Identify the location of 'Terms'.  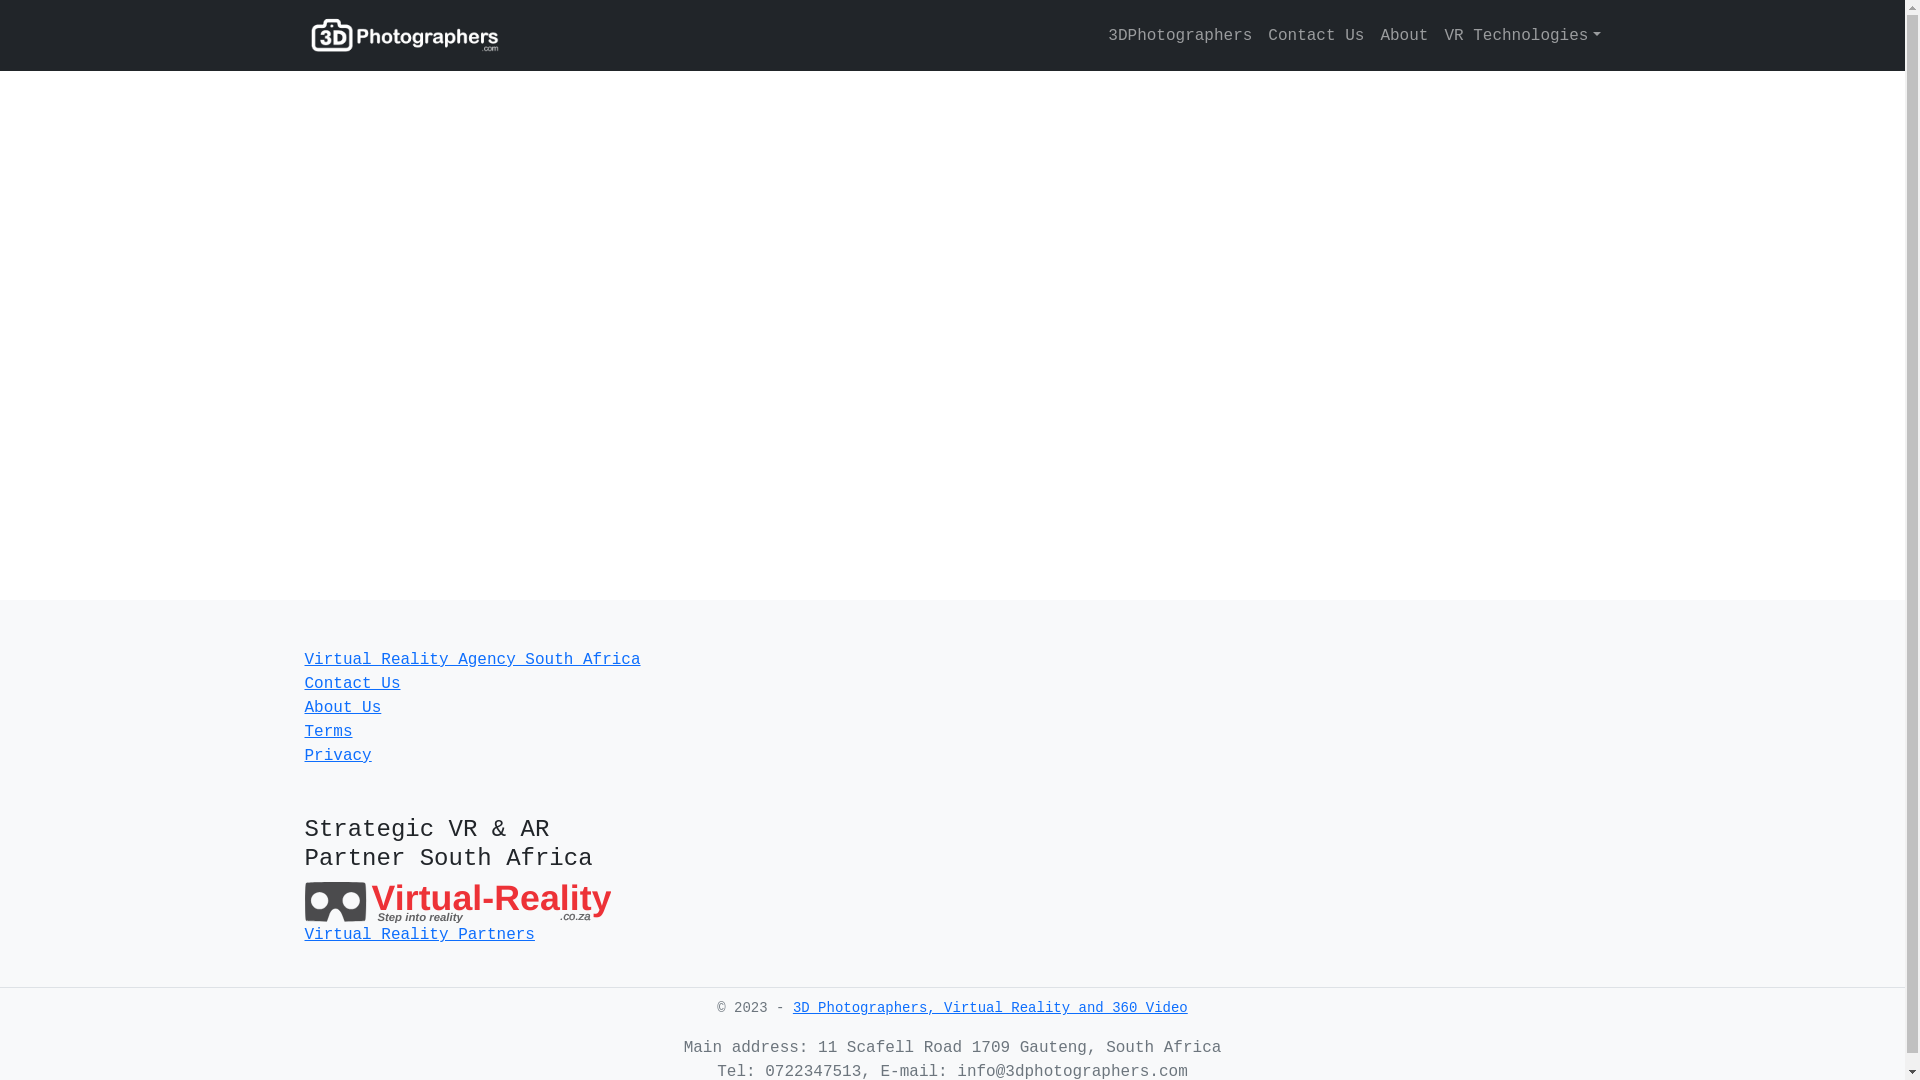
(327, 732).